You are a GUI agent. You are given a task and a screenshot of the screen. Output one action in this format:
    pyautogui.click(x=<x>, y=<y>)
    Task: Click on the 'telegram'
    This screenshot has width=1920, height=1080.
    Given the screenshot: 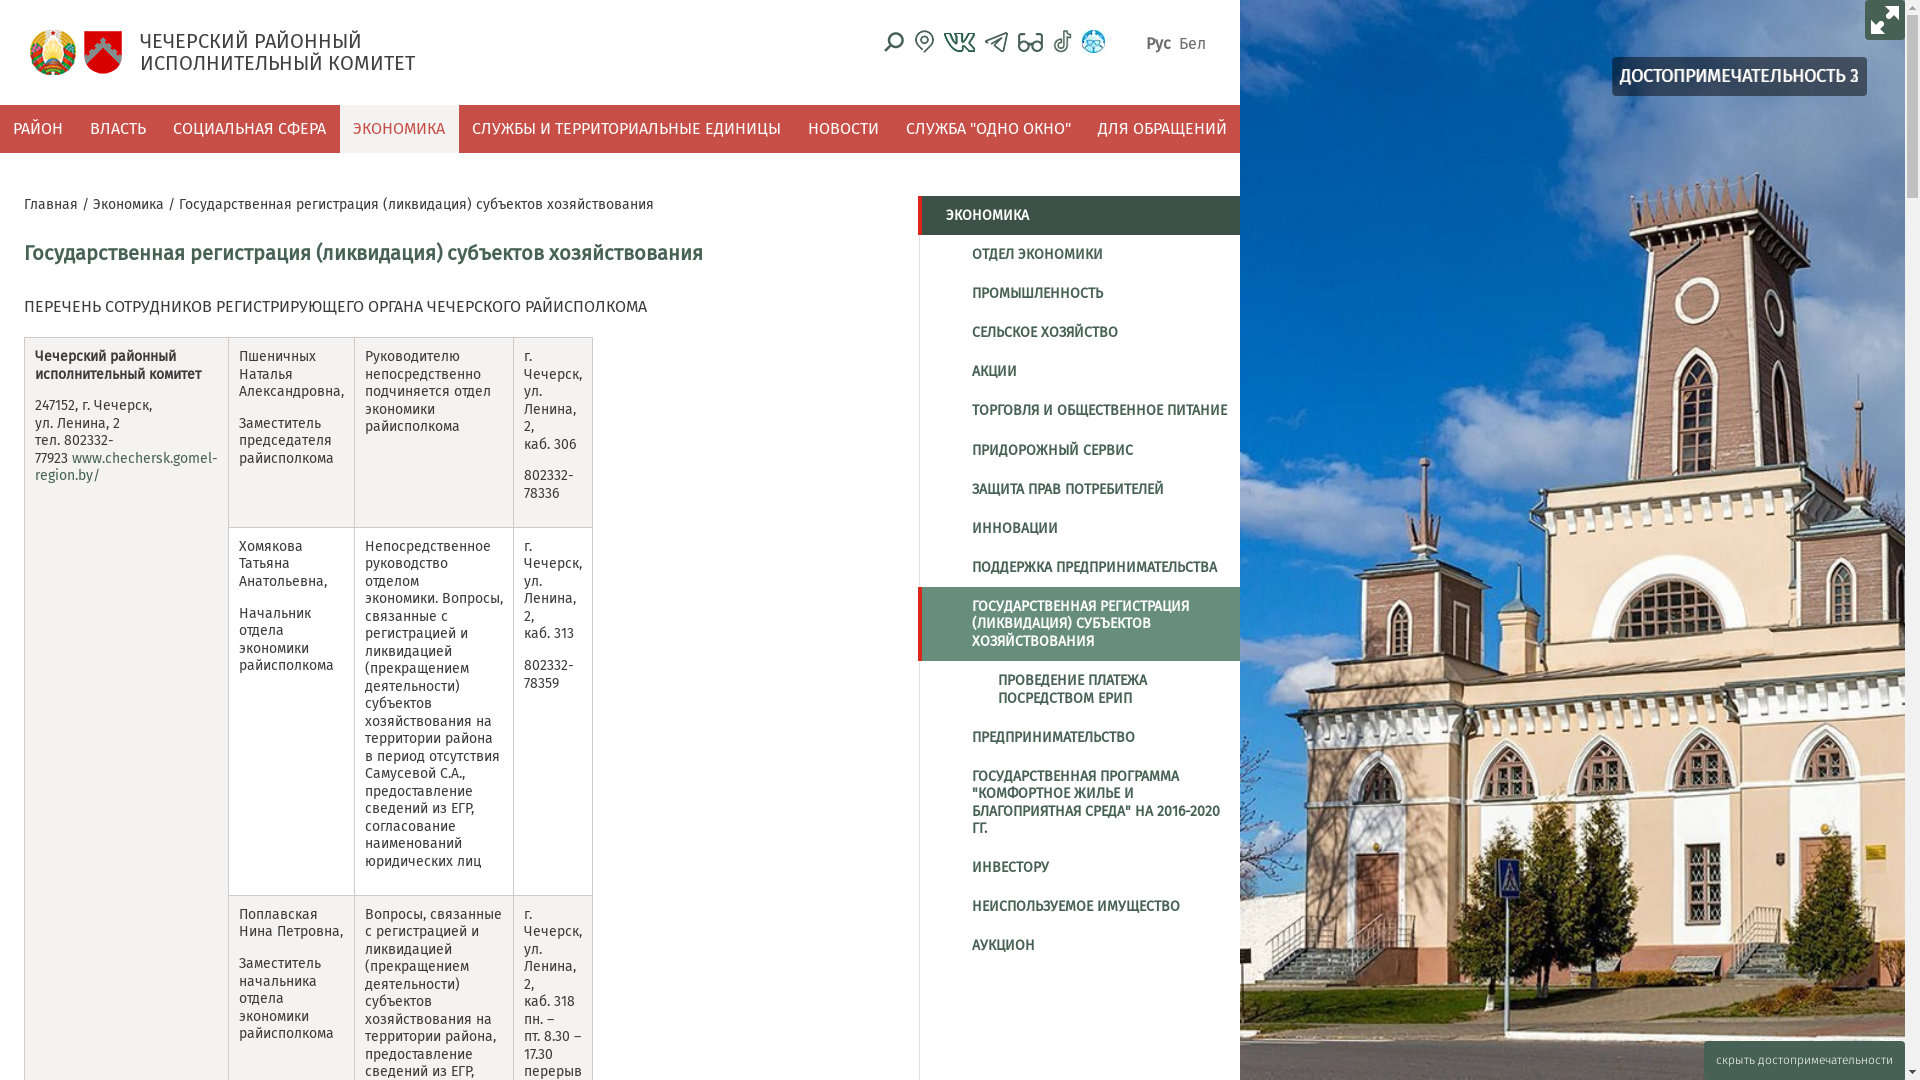 What is the action you would take?
    pyautogui.click(x=996, y=42)
    